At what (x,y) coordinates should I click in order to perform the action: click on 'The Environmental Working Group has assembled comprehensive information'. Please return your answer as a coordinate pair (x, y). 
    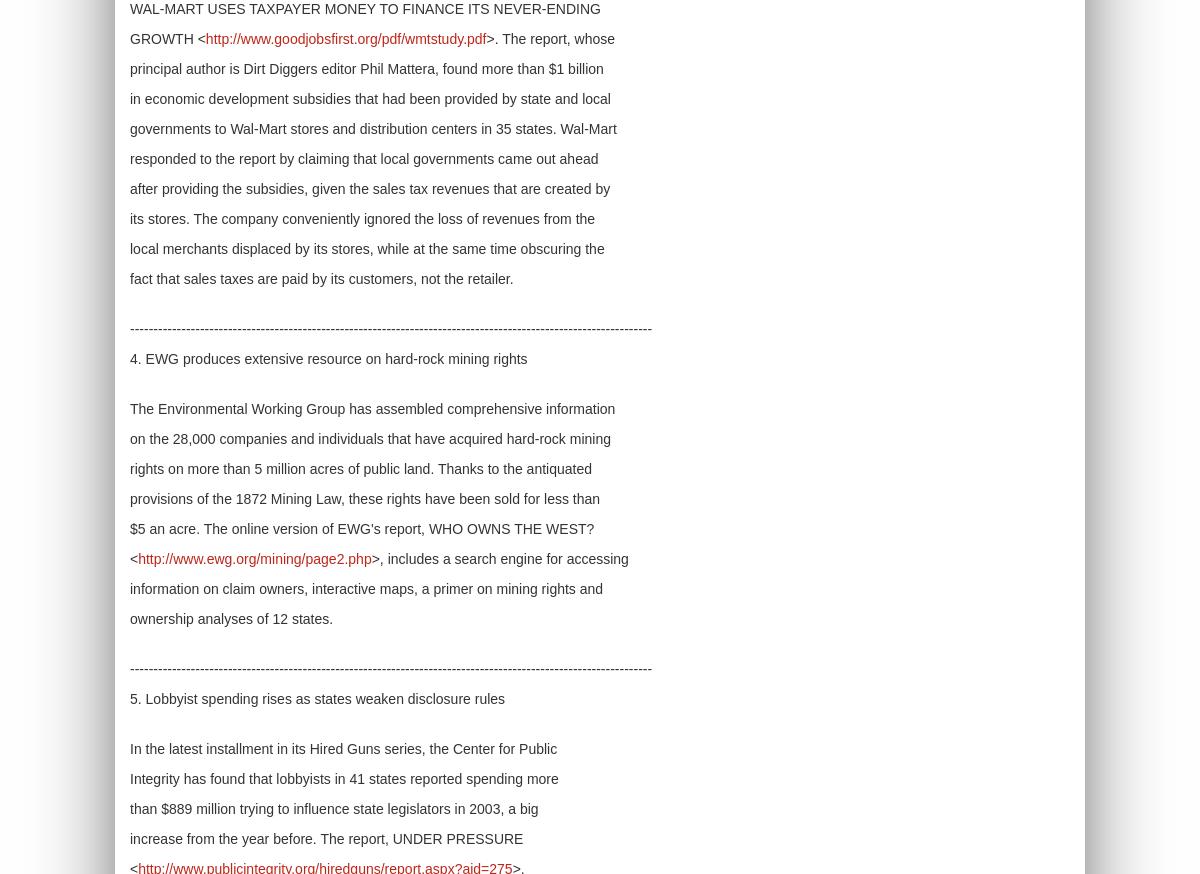
    Looking at the image, I should click on (372, 409).